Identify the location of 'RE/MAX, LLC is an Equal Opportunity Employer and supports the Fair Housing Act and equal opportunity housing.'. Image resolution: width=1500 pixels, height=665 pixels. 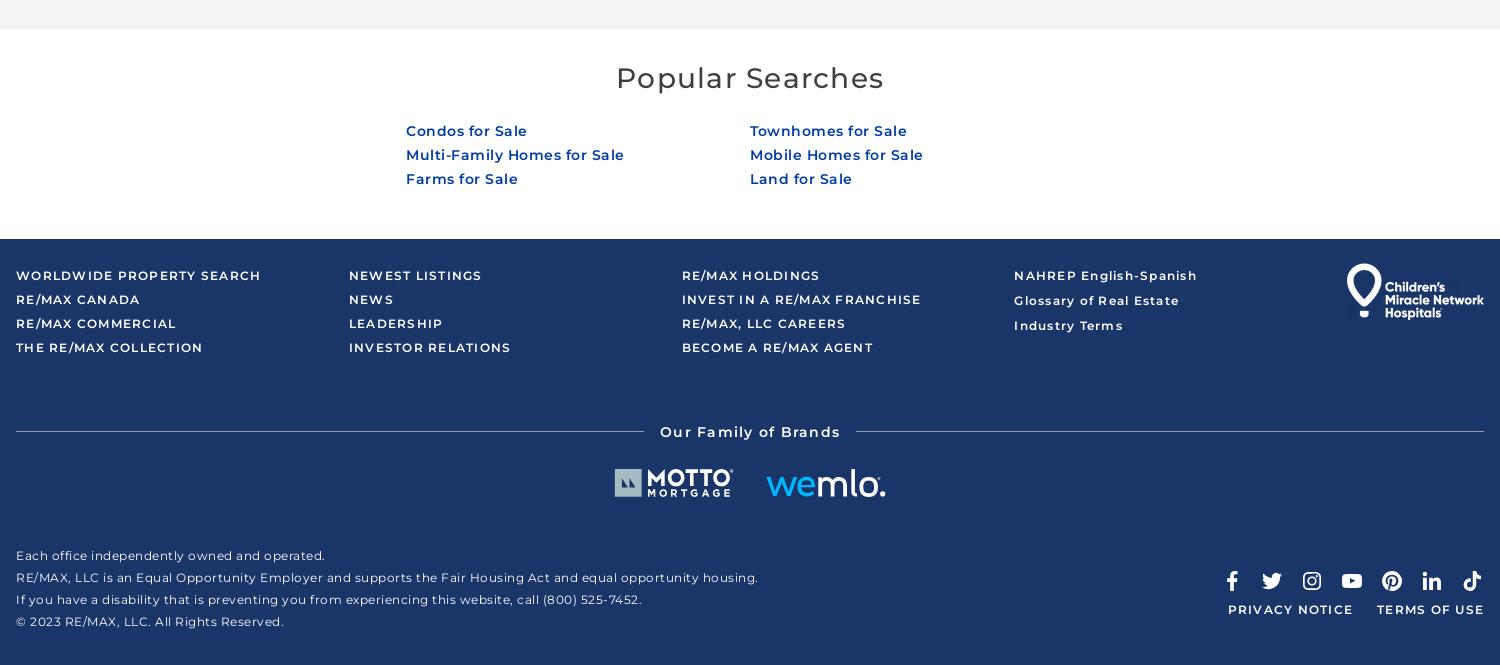
(387, 576).